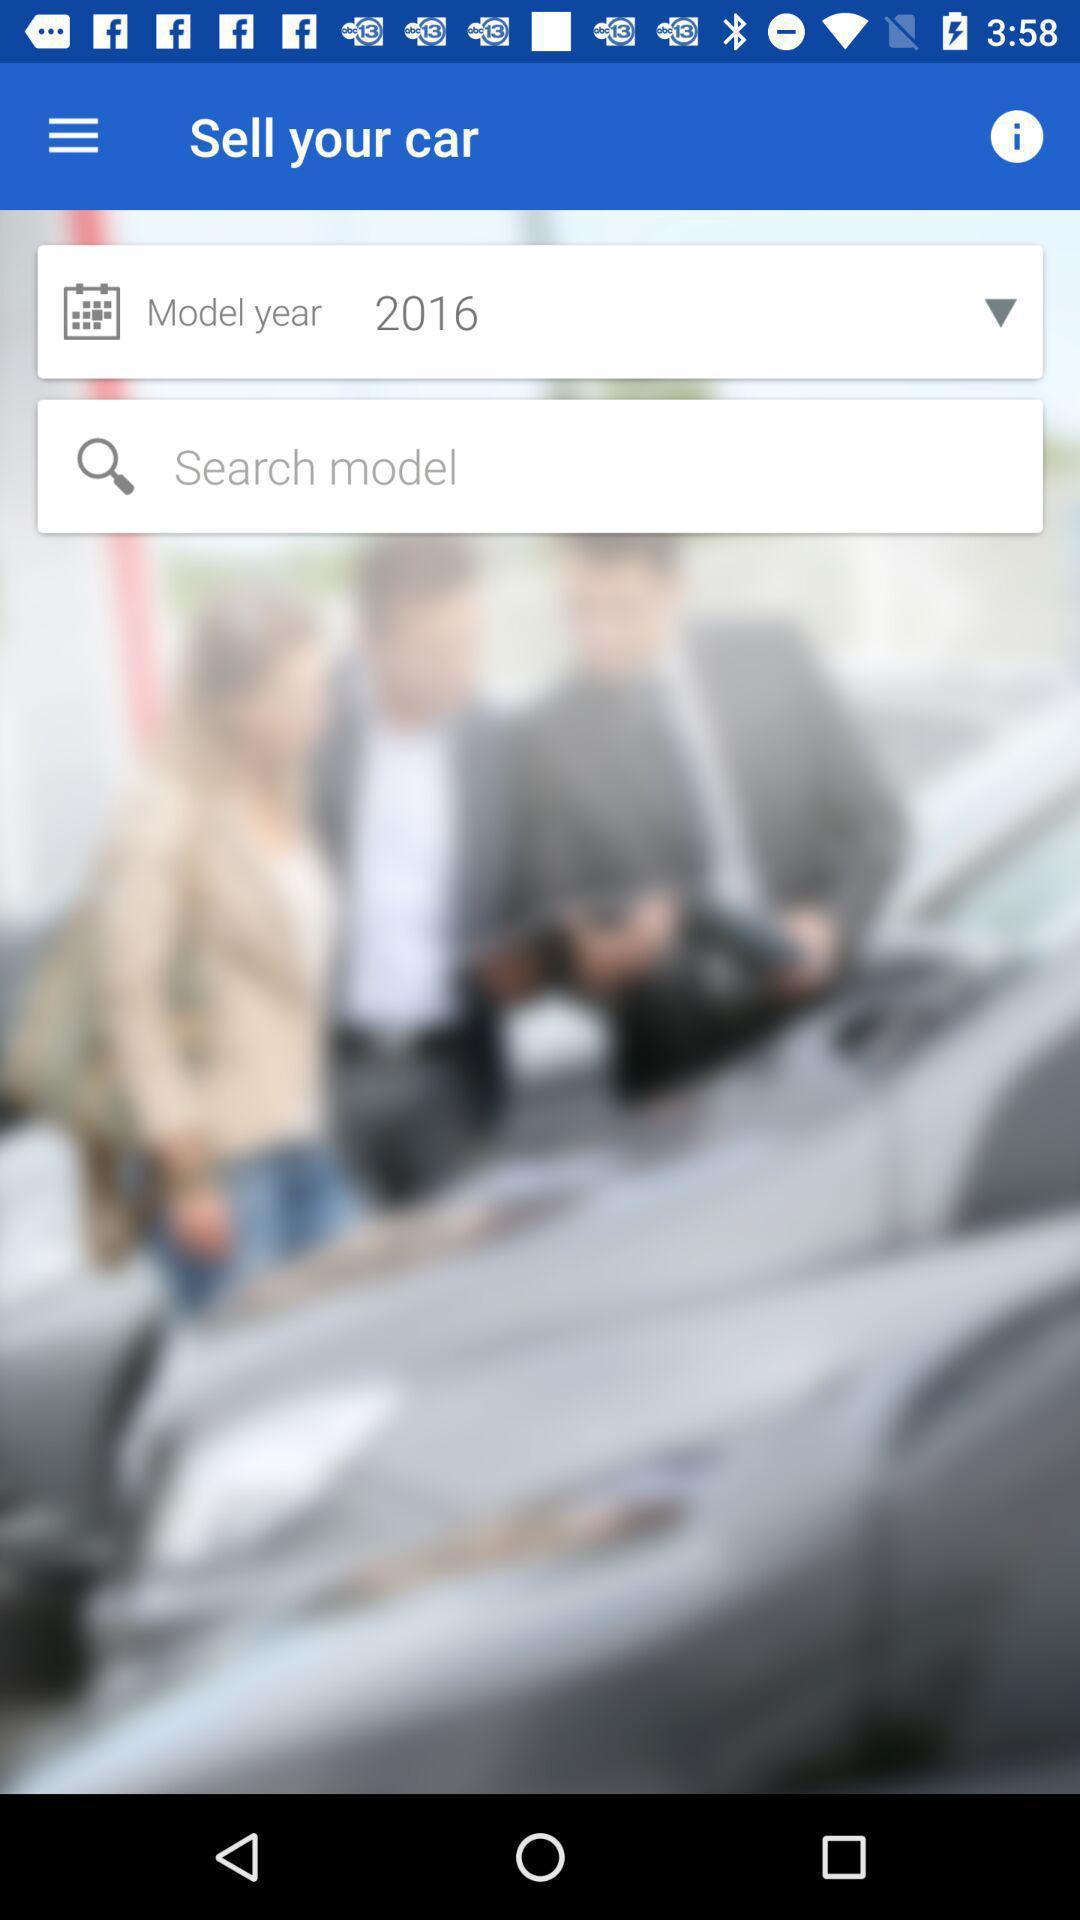  Describe the element at coordinates (72, 135) in the screenshot. I see `the icon next to sell your car` at that location.